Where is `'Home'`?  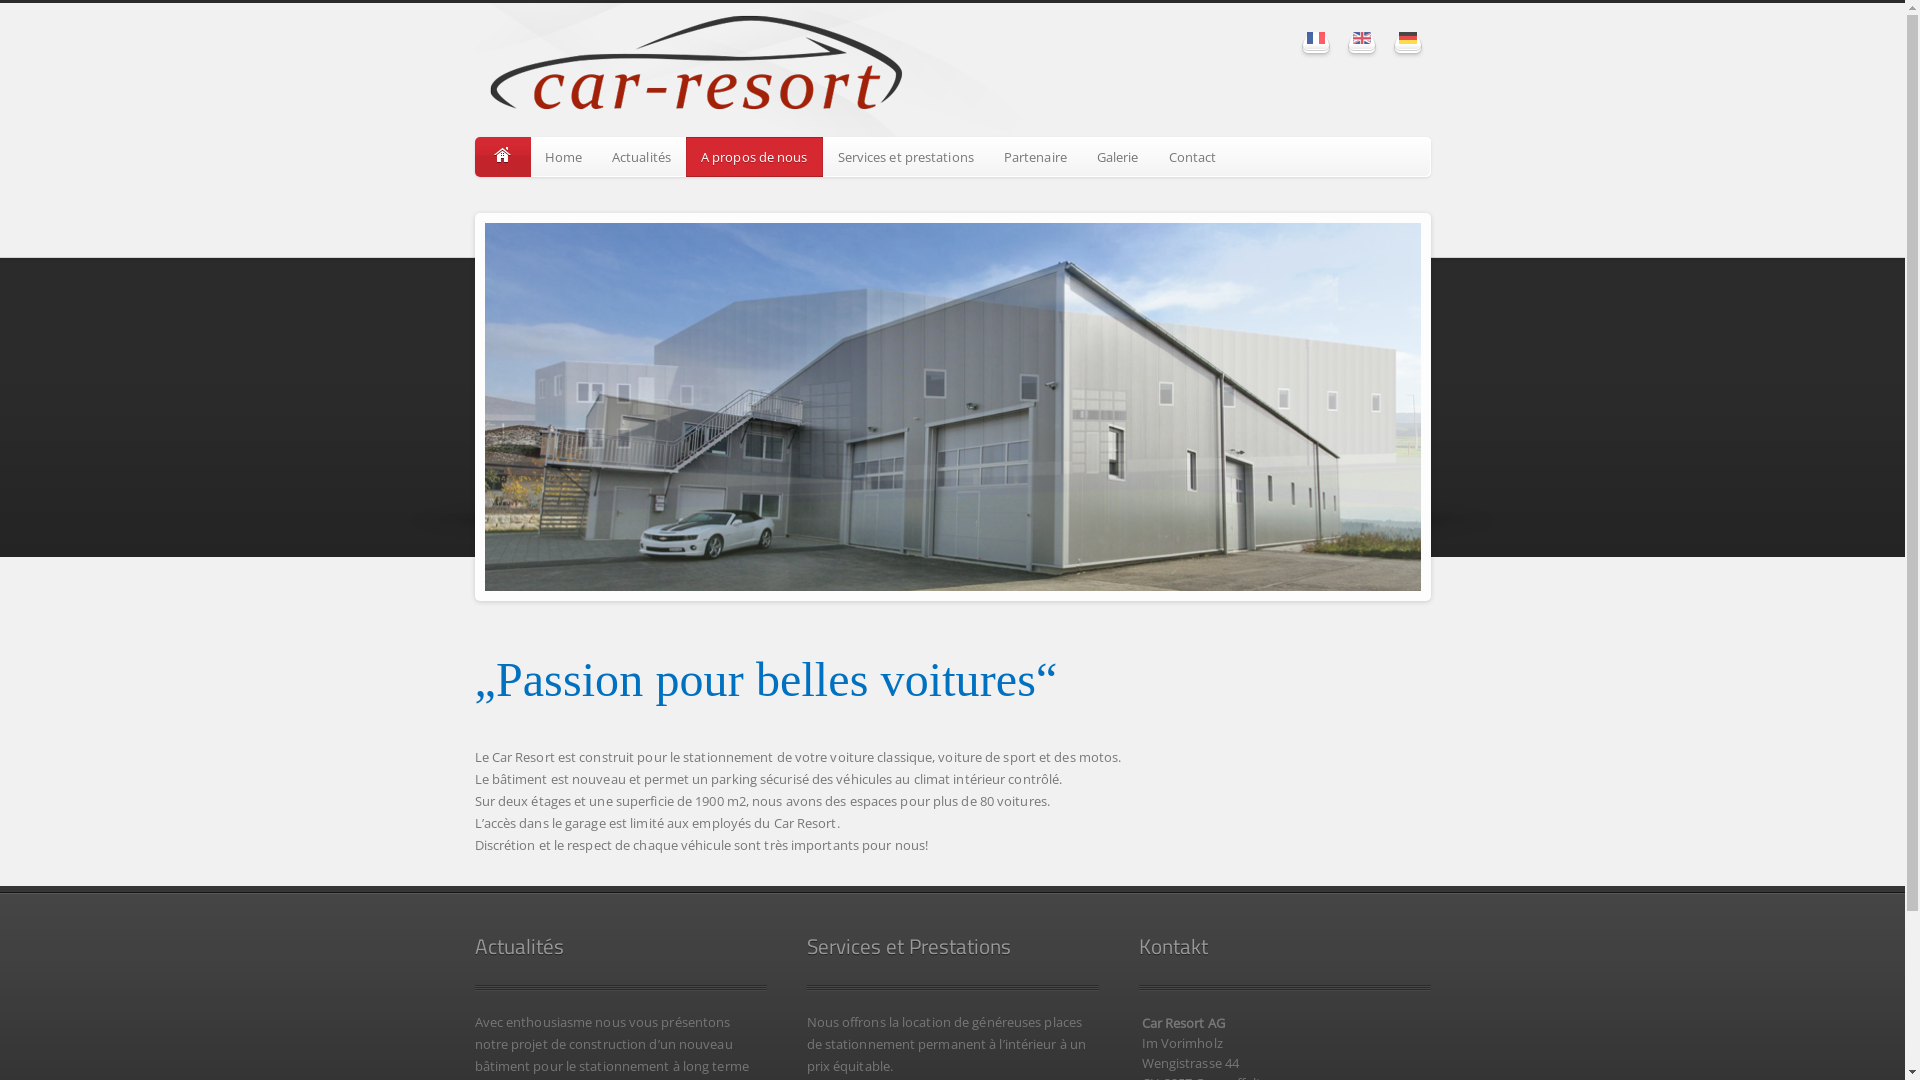
'Home' is located at coordinates (529, 156).